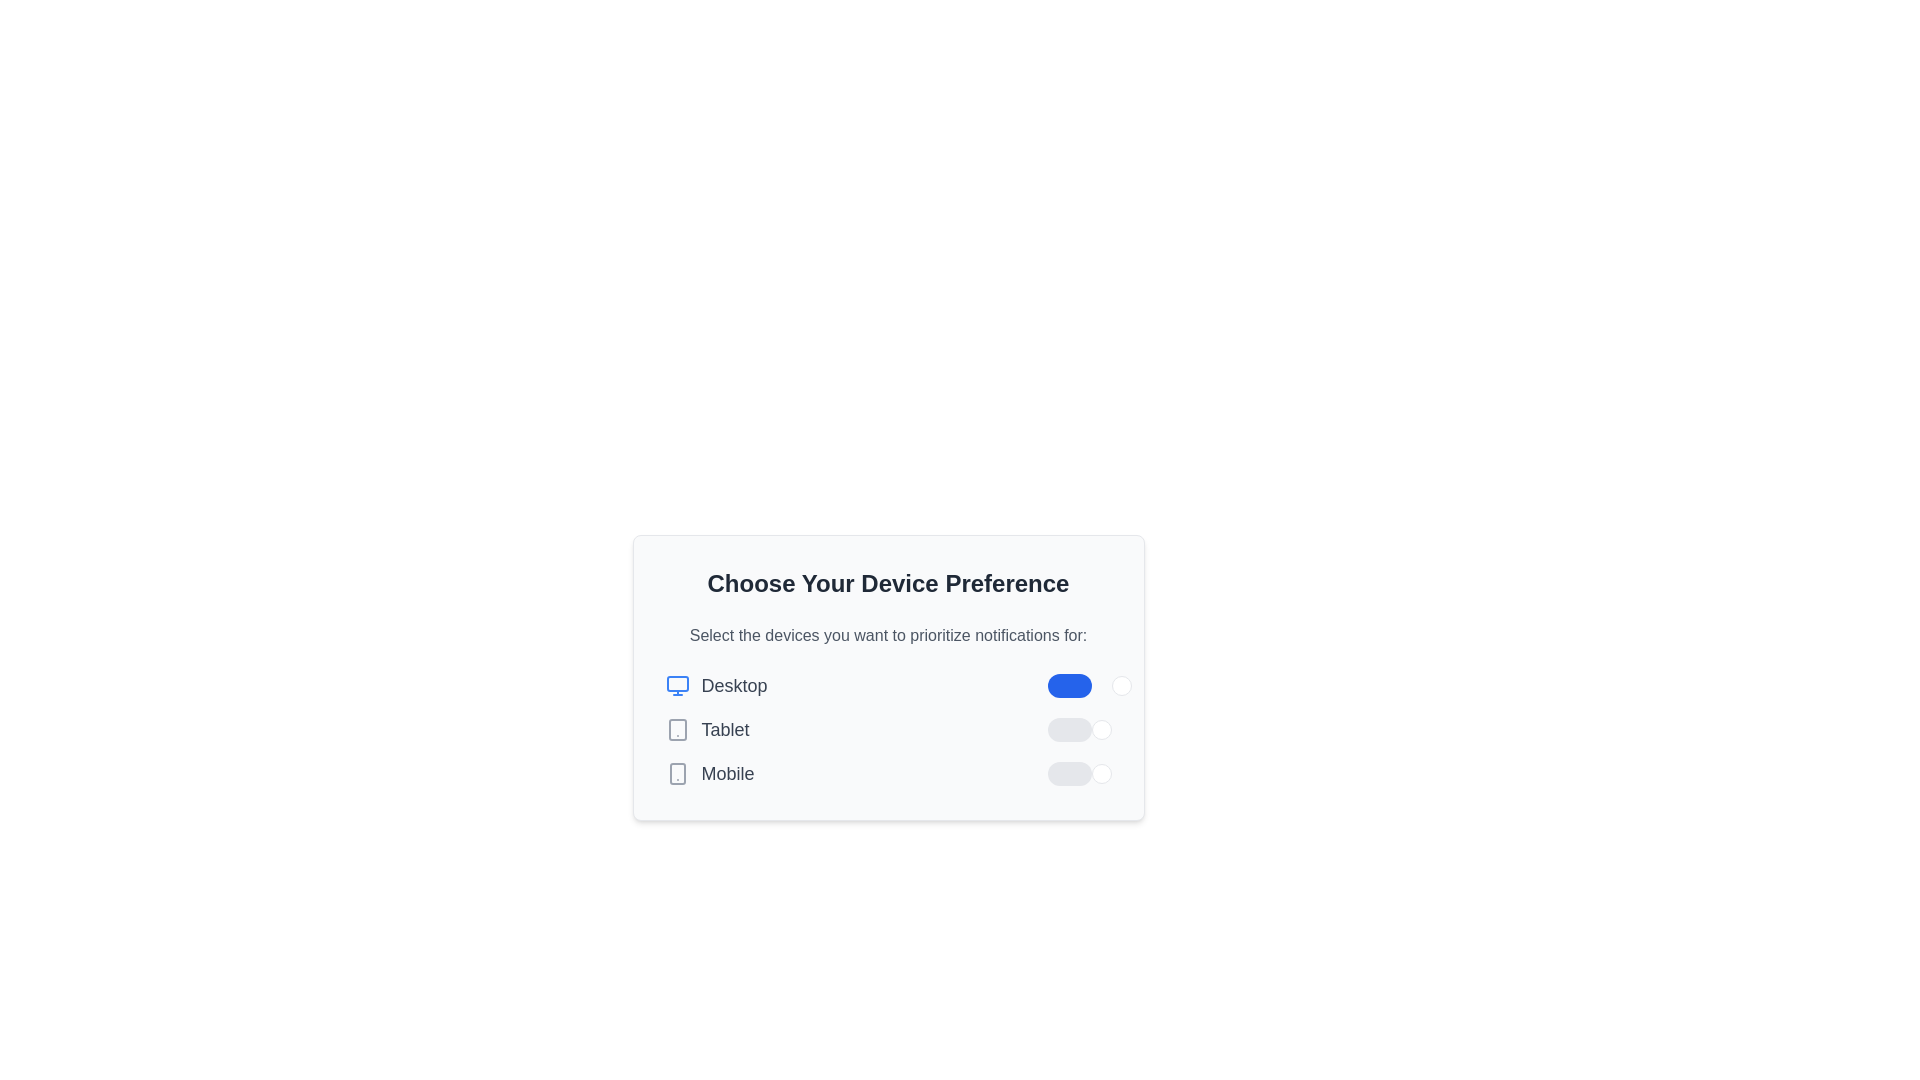 Image resolution: width=1920 pixels, height=1080 pixels. Describe the element at coordinates (716, 685) in the screenshot. I see `the text label that indicates the selection option for prioritizing notifications for the Desktop device type, located in the topmost row of device options` at that location.